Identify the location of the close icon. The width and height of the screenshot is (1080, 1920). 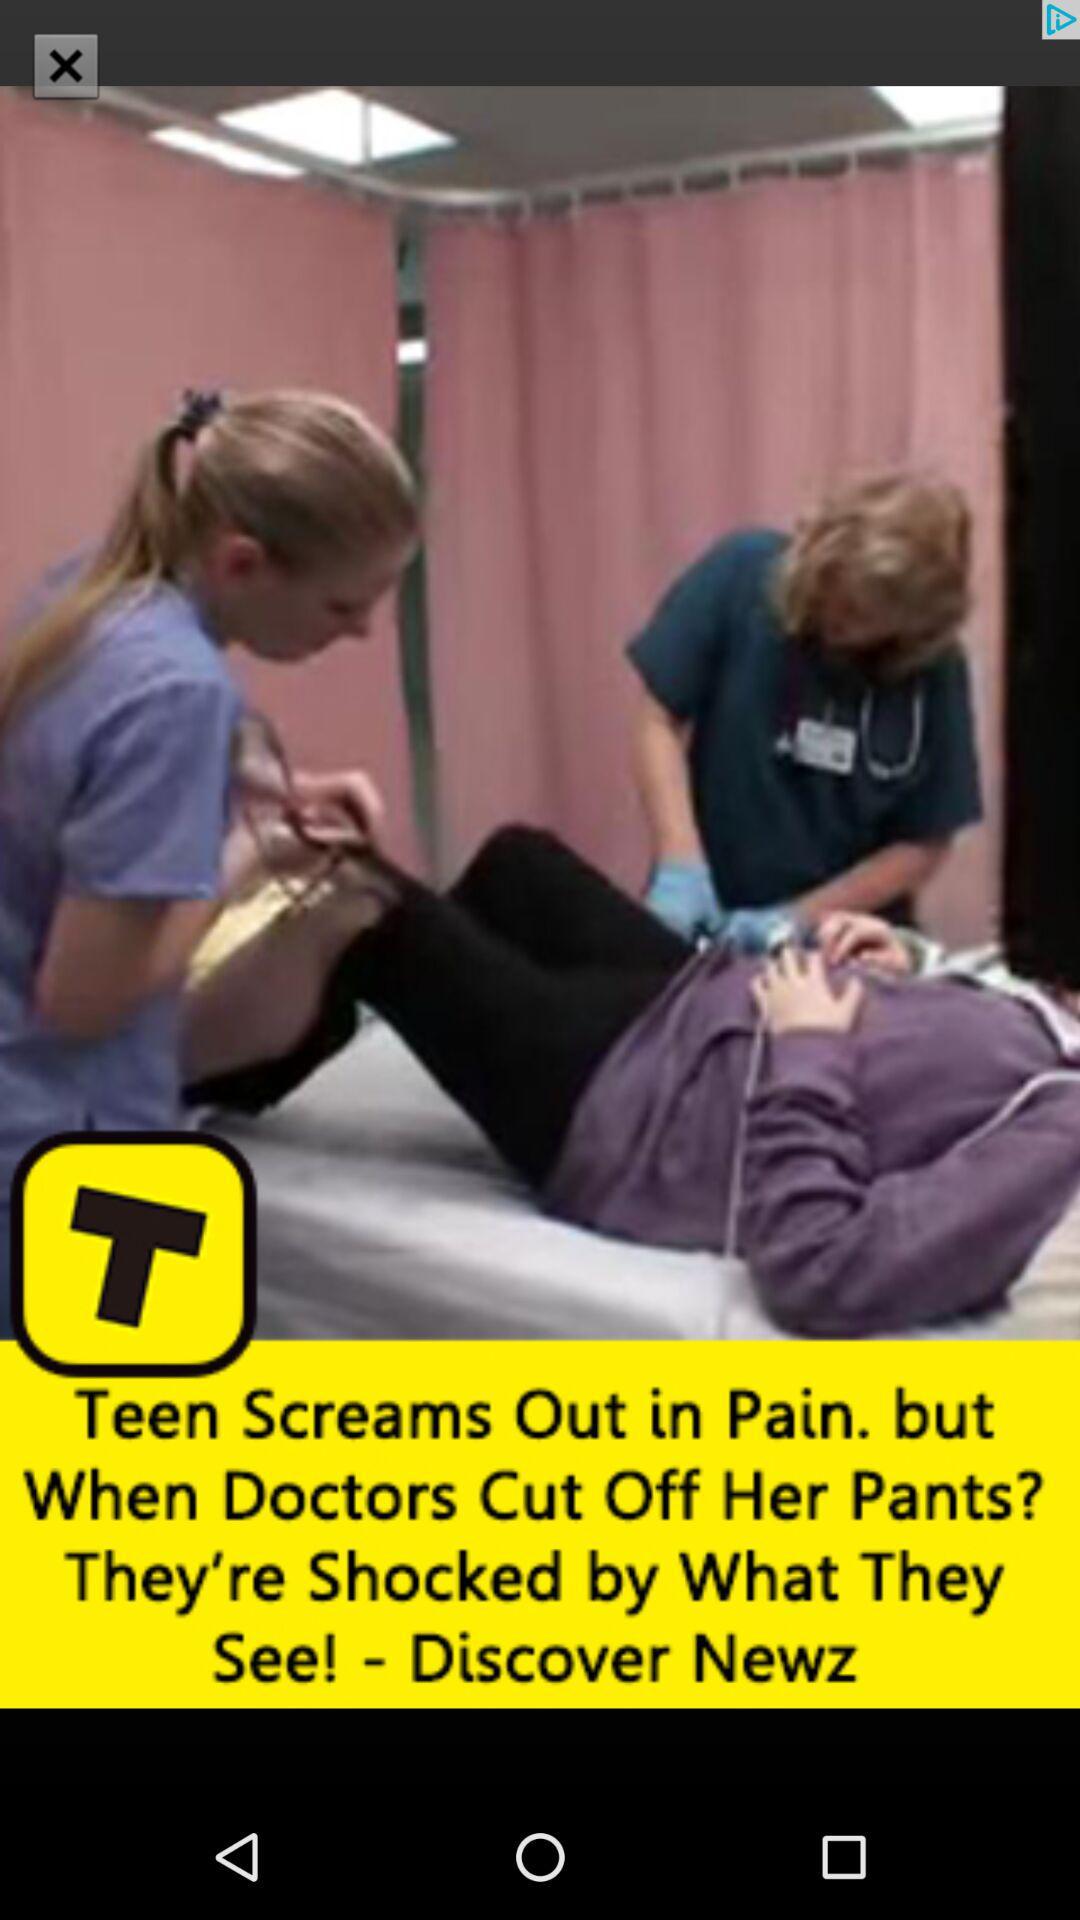
(64, 70).